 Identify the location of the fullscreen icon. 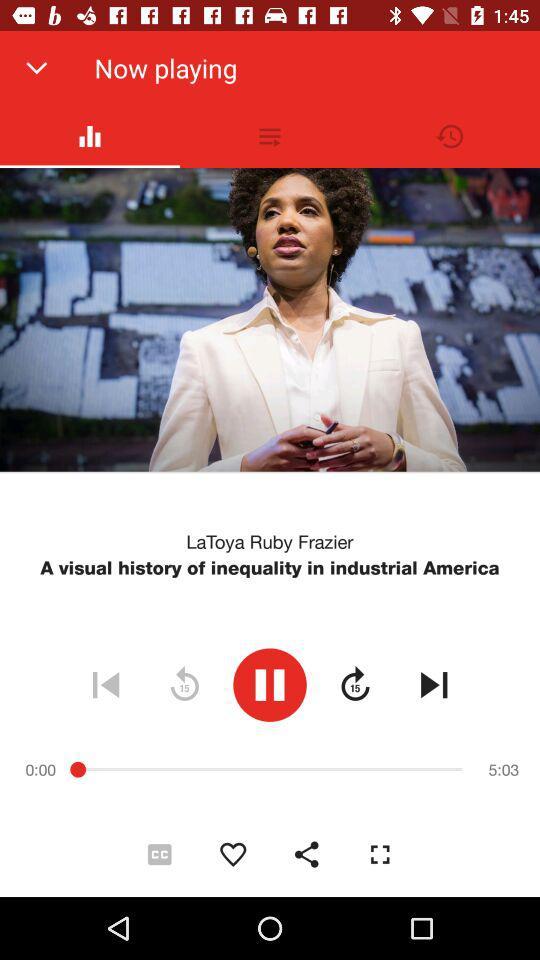
(380, 853).